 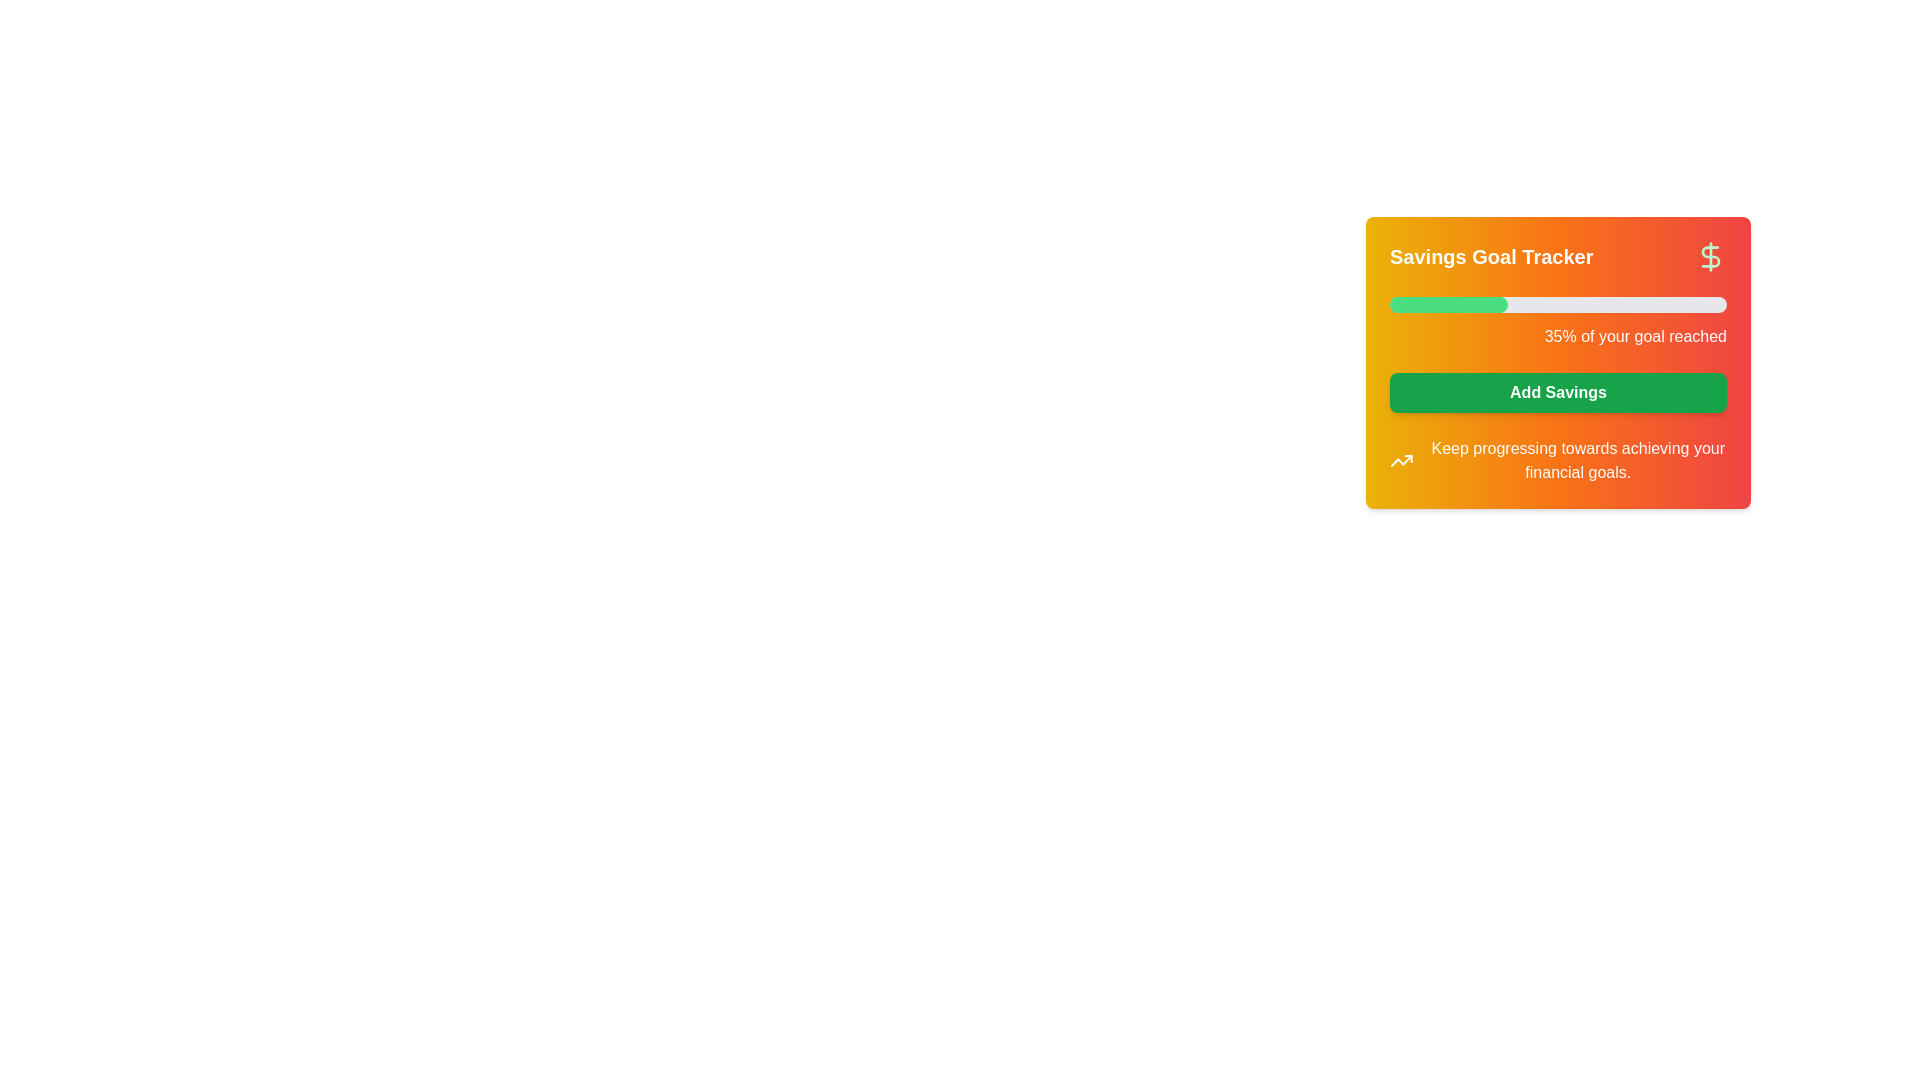 What do you see at coordinates (1709, 256) in the screenshot?
I see `the dollar sign icon, which is styled with thin, rounded lines in green, located in the upper-right corner of the 'Savings Goal Tracker' box` at bounding box center [1709, 256].